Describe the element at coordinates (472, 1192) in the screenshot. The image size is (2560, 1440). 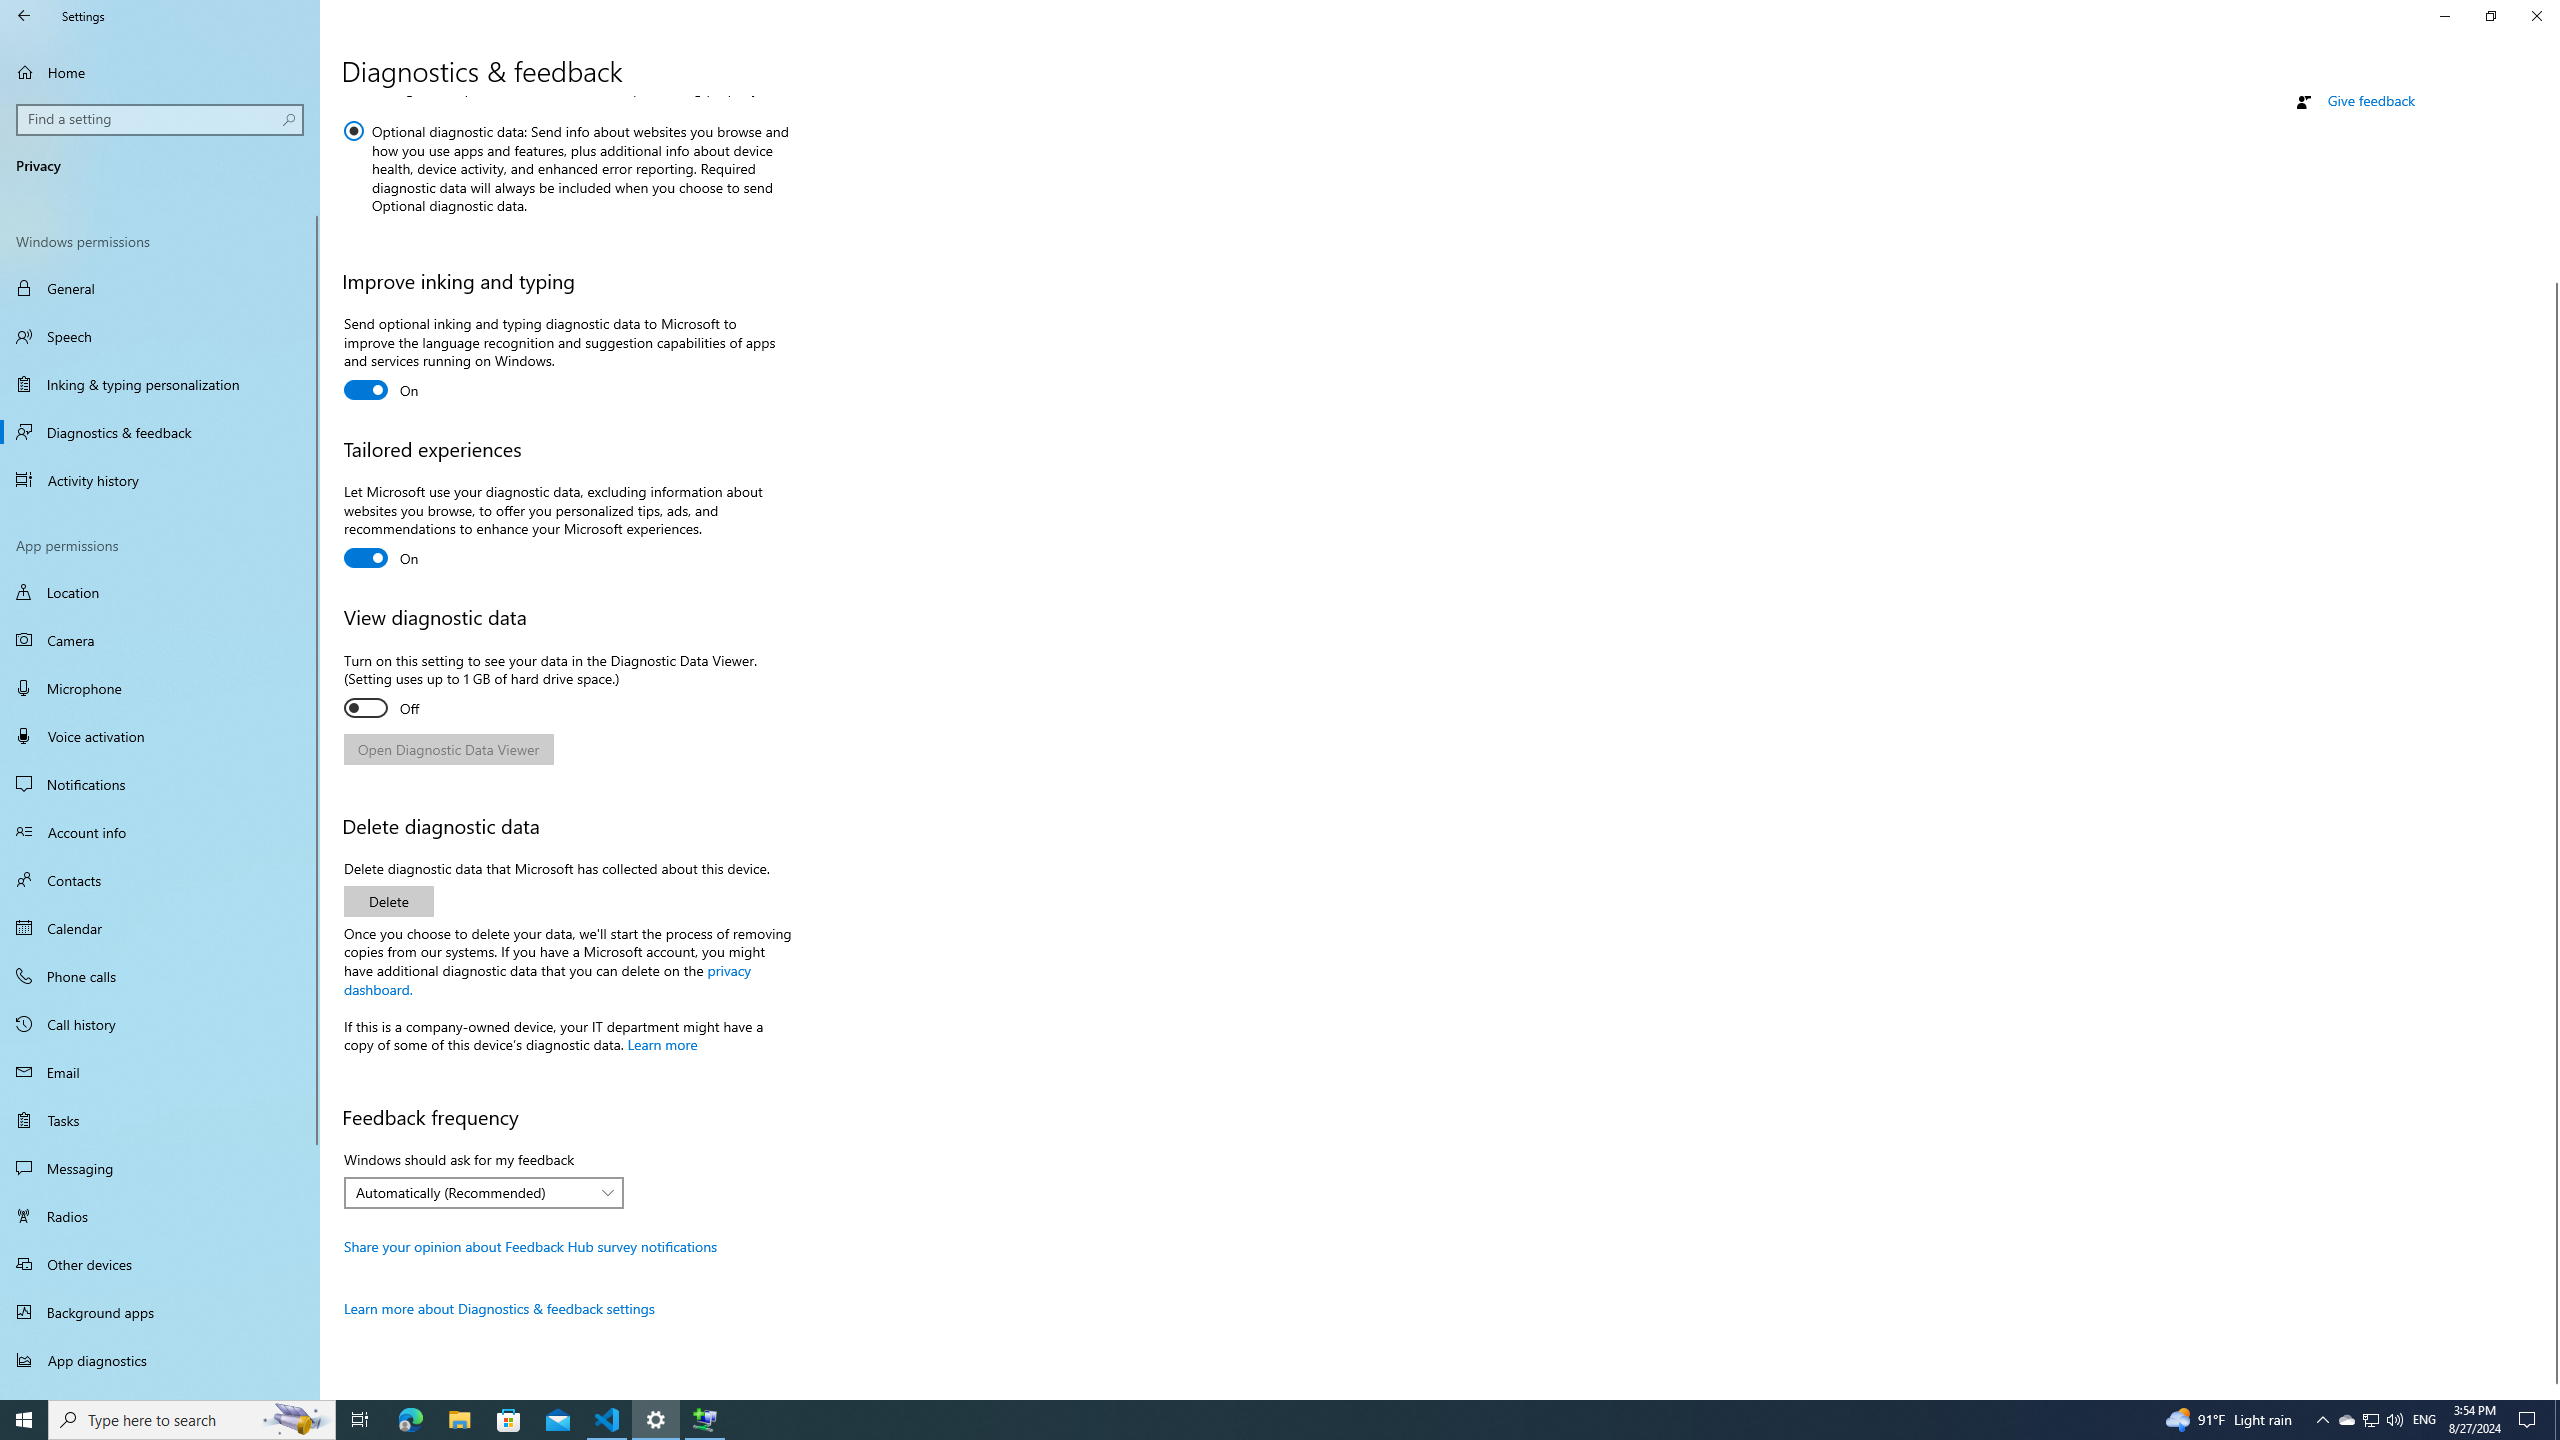
I see `'Automatically (Recommended)'` at that location.